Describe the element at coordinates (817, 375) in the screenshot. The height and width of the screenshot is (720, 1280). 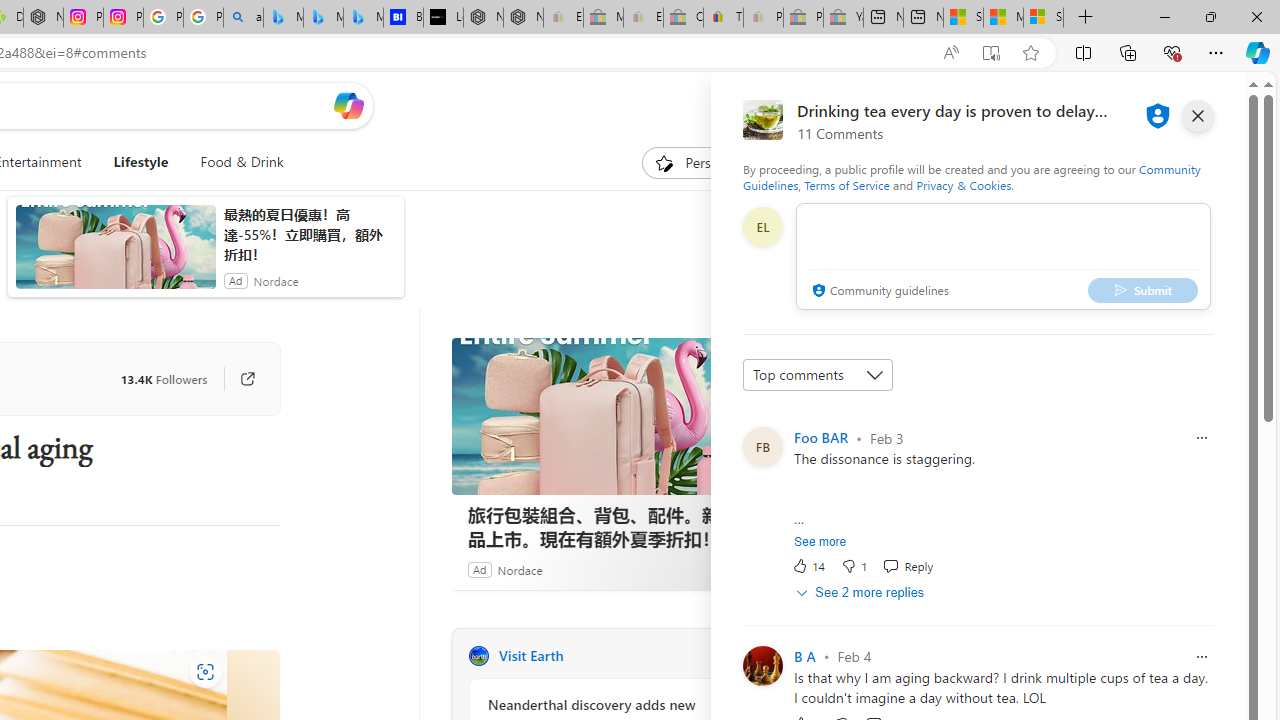
I see `'Sort comments by'` at that location.